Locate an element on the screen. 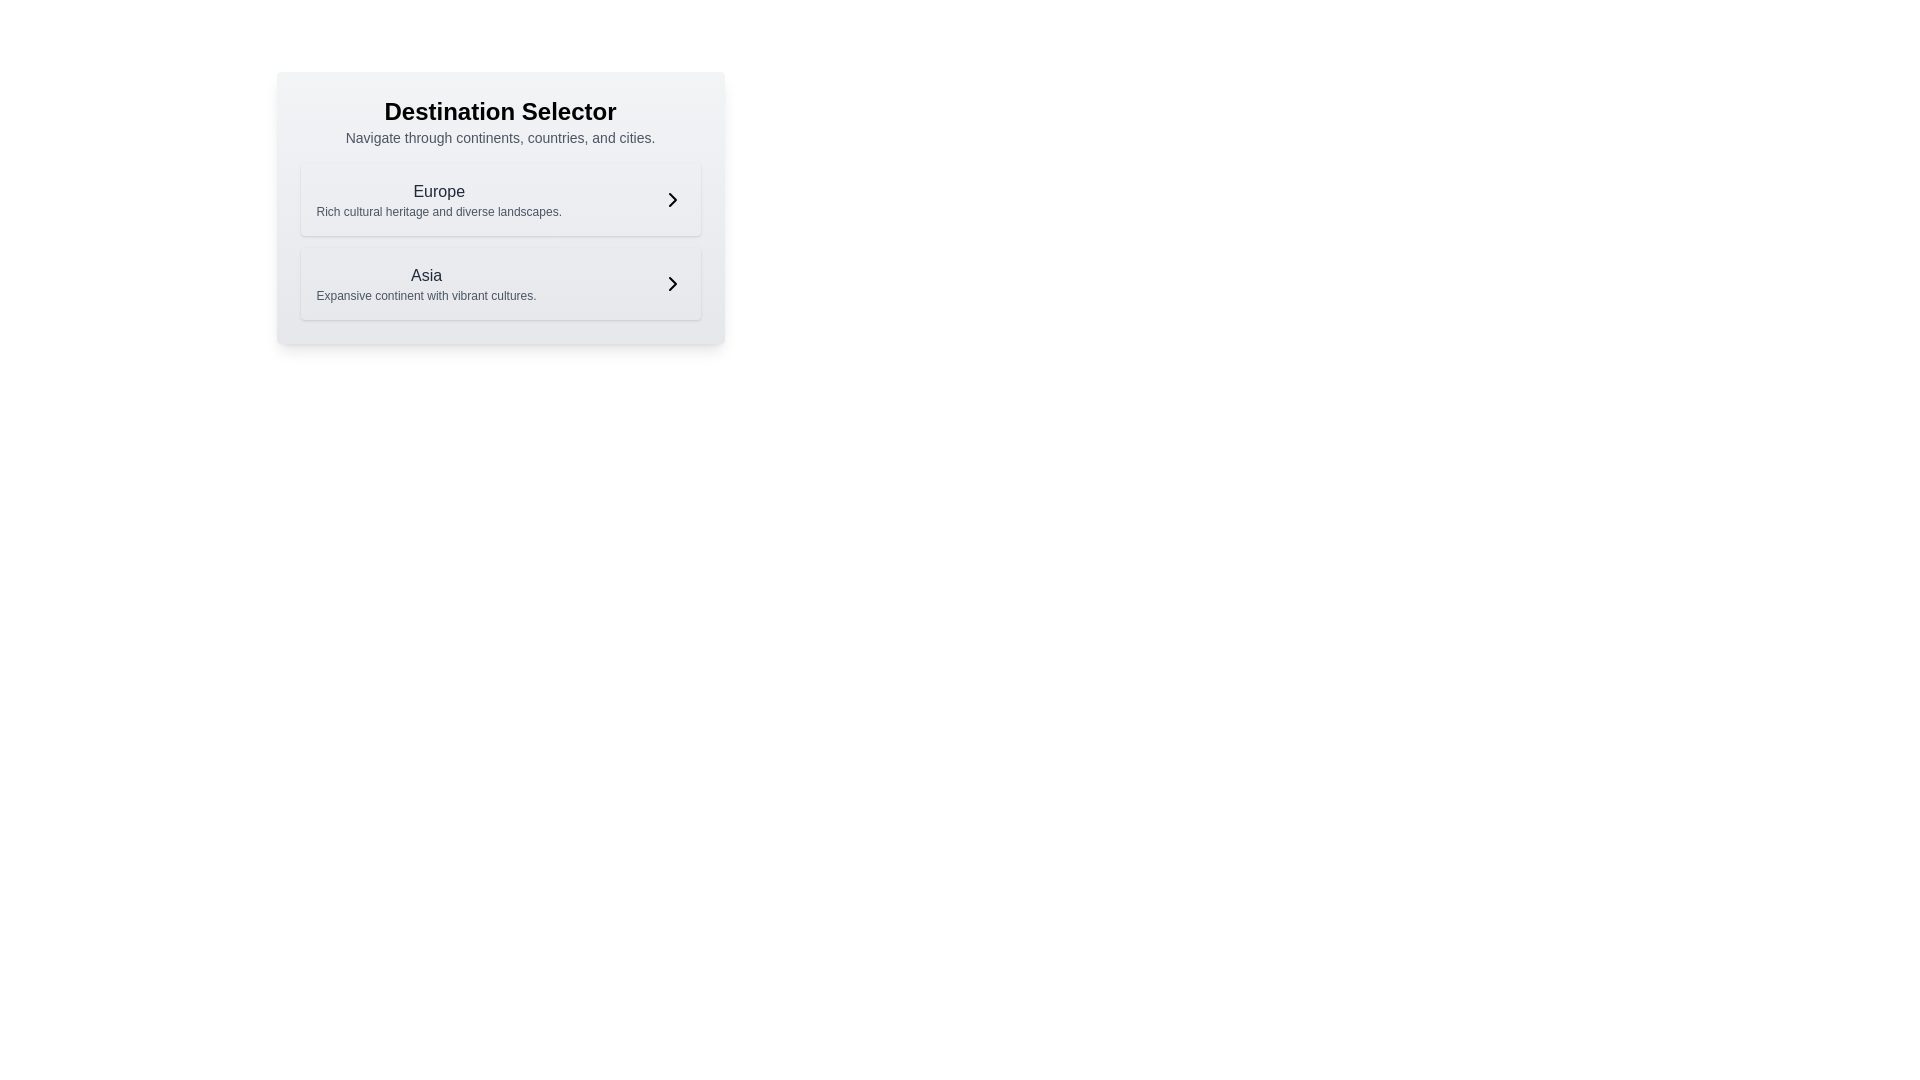 The height and width of the screenshot is (1080, 1920). the static text element that provides information about the 'Destination Selector' module, located directly below the 'Destination Selector' title is located at coordinates (500, 137).